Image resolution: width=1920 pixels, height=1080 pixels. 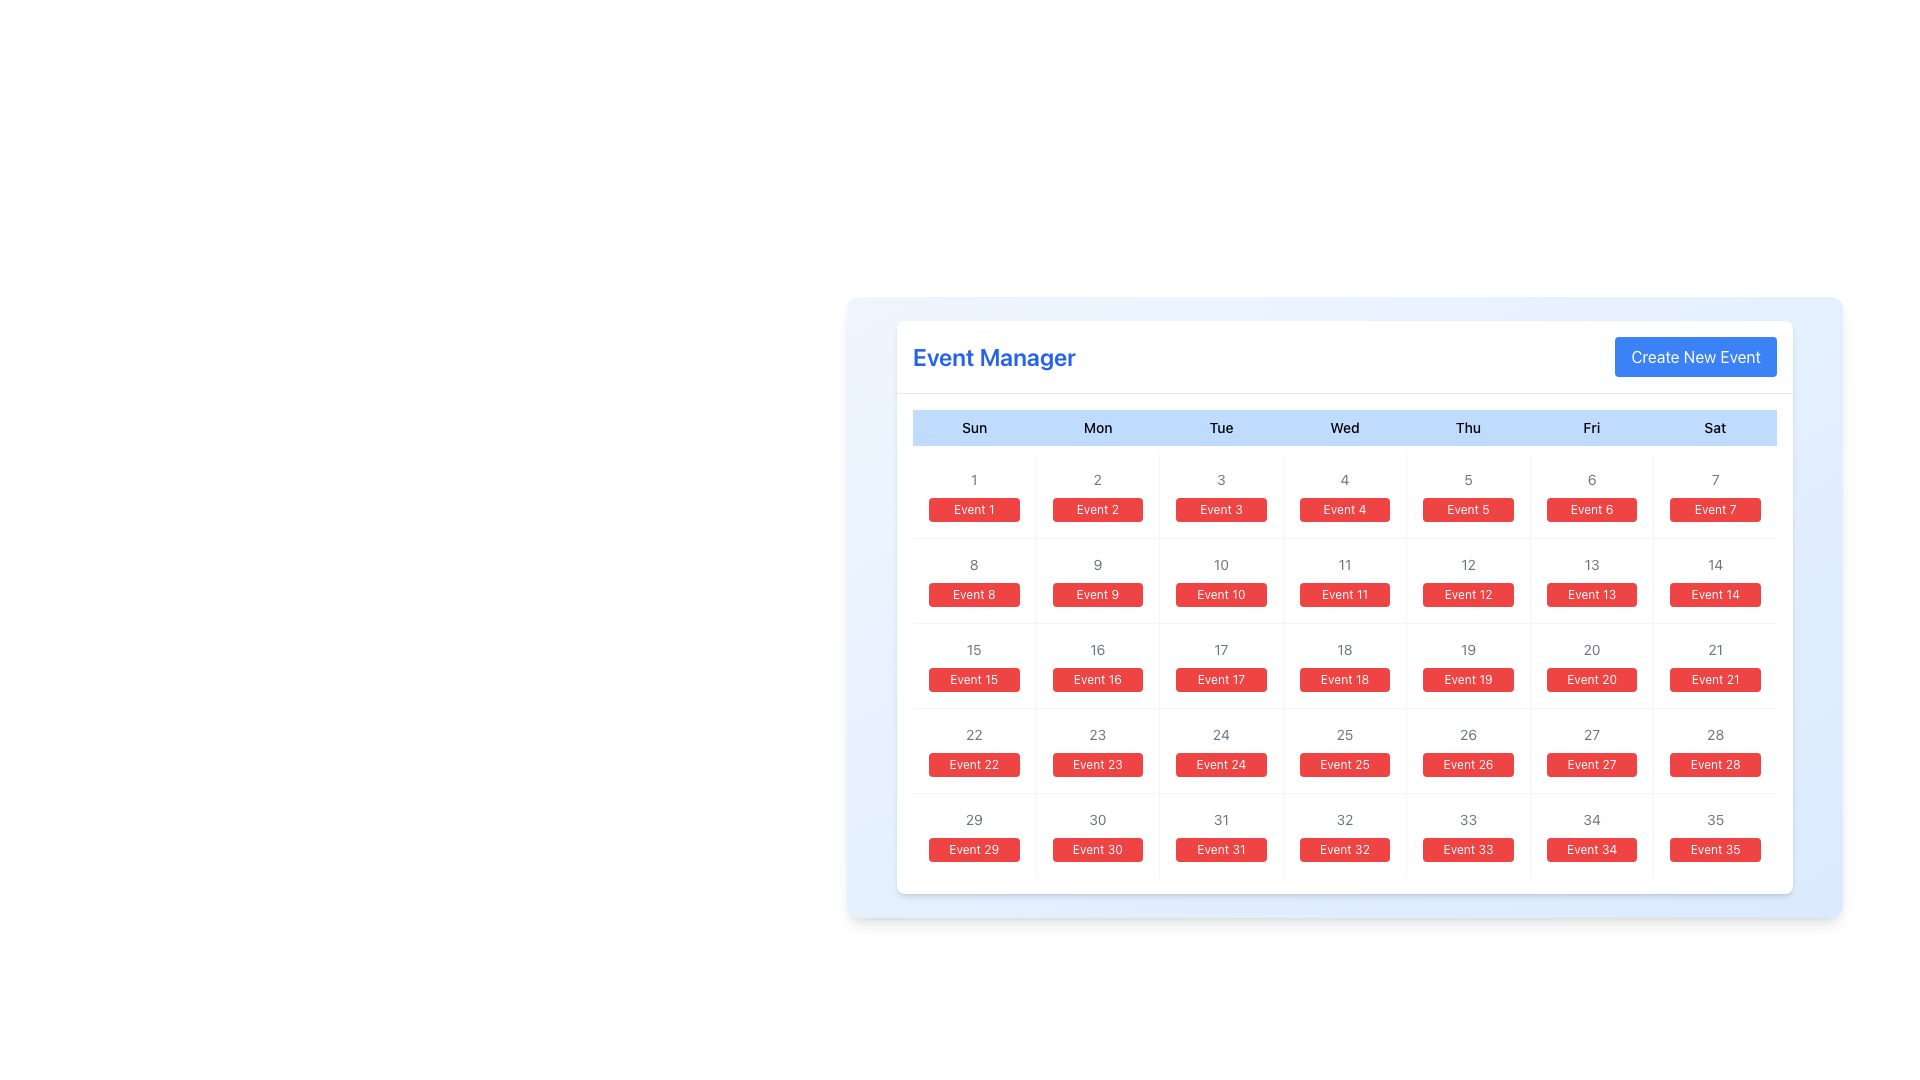 I want to click on the non-interactive text label styled as a button with a red background and white text displaying 'Event 16', located in the calendar interface, so click(x=1096, y=678).